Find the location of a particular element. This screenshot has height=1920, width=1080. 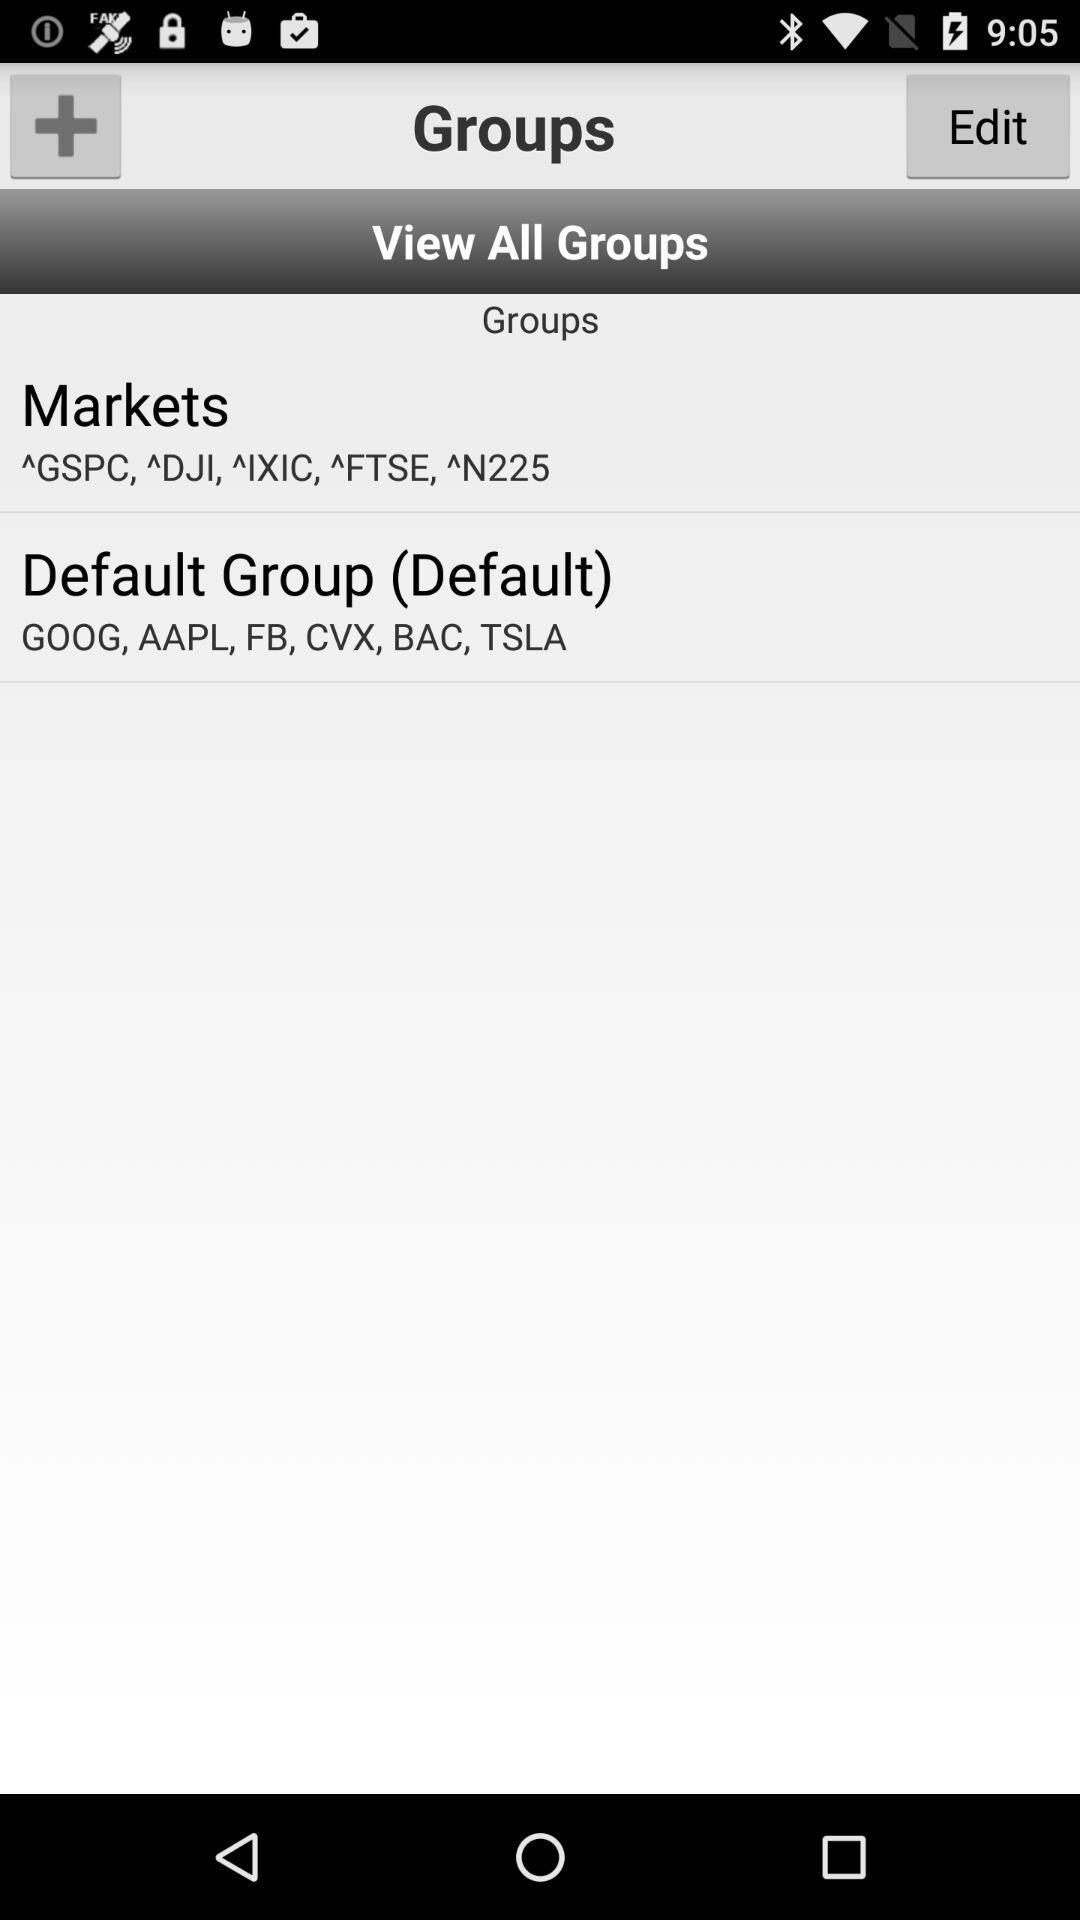

icon below default group (default) icon is located at coordinates (540, 634).